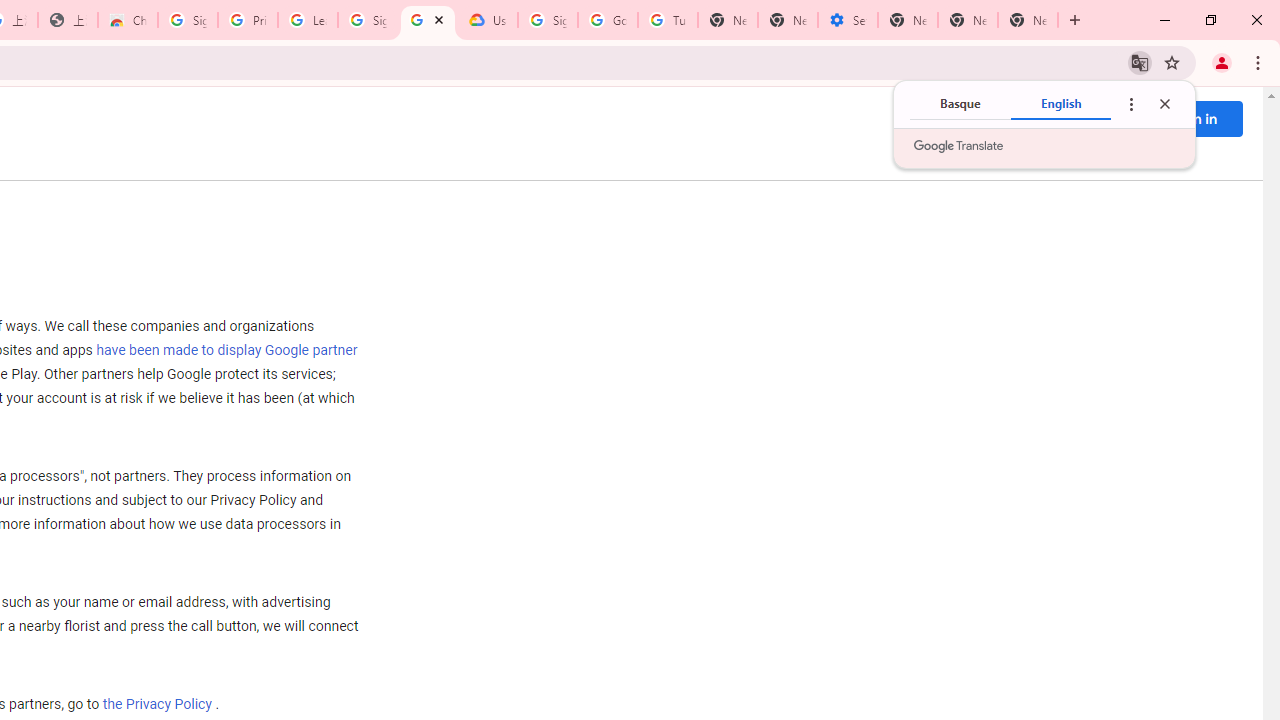  What do you see at coordinates (1060, 104) in the screenshot?
I see `'English'` at bounding box center [1060, 104].